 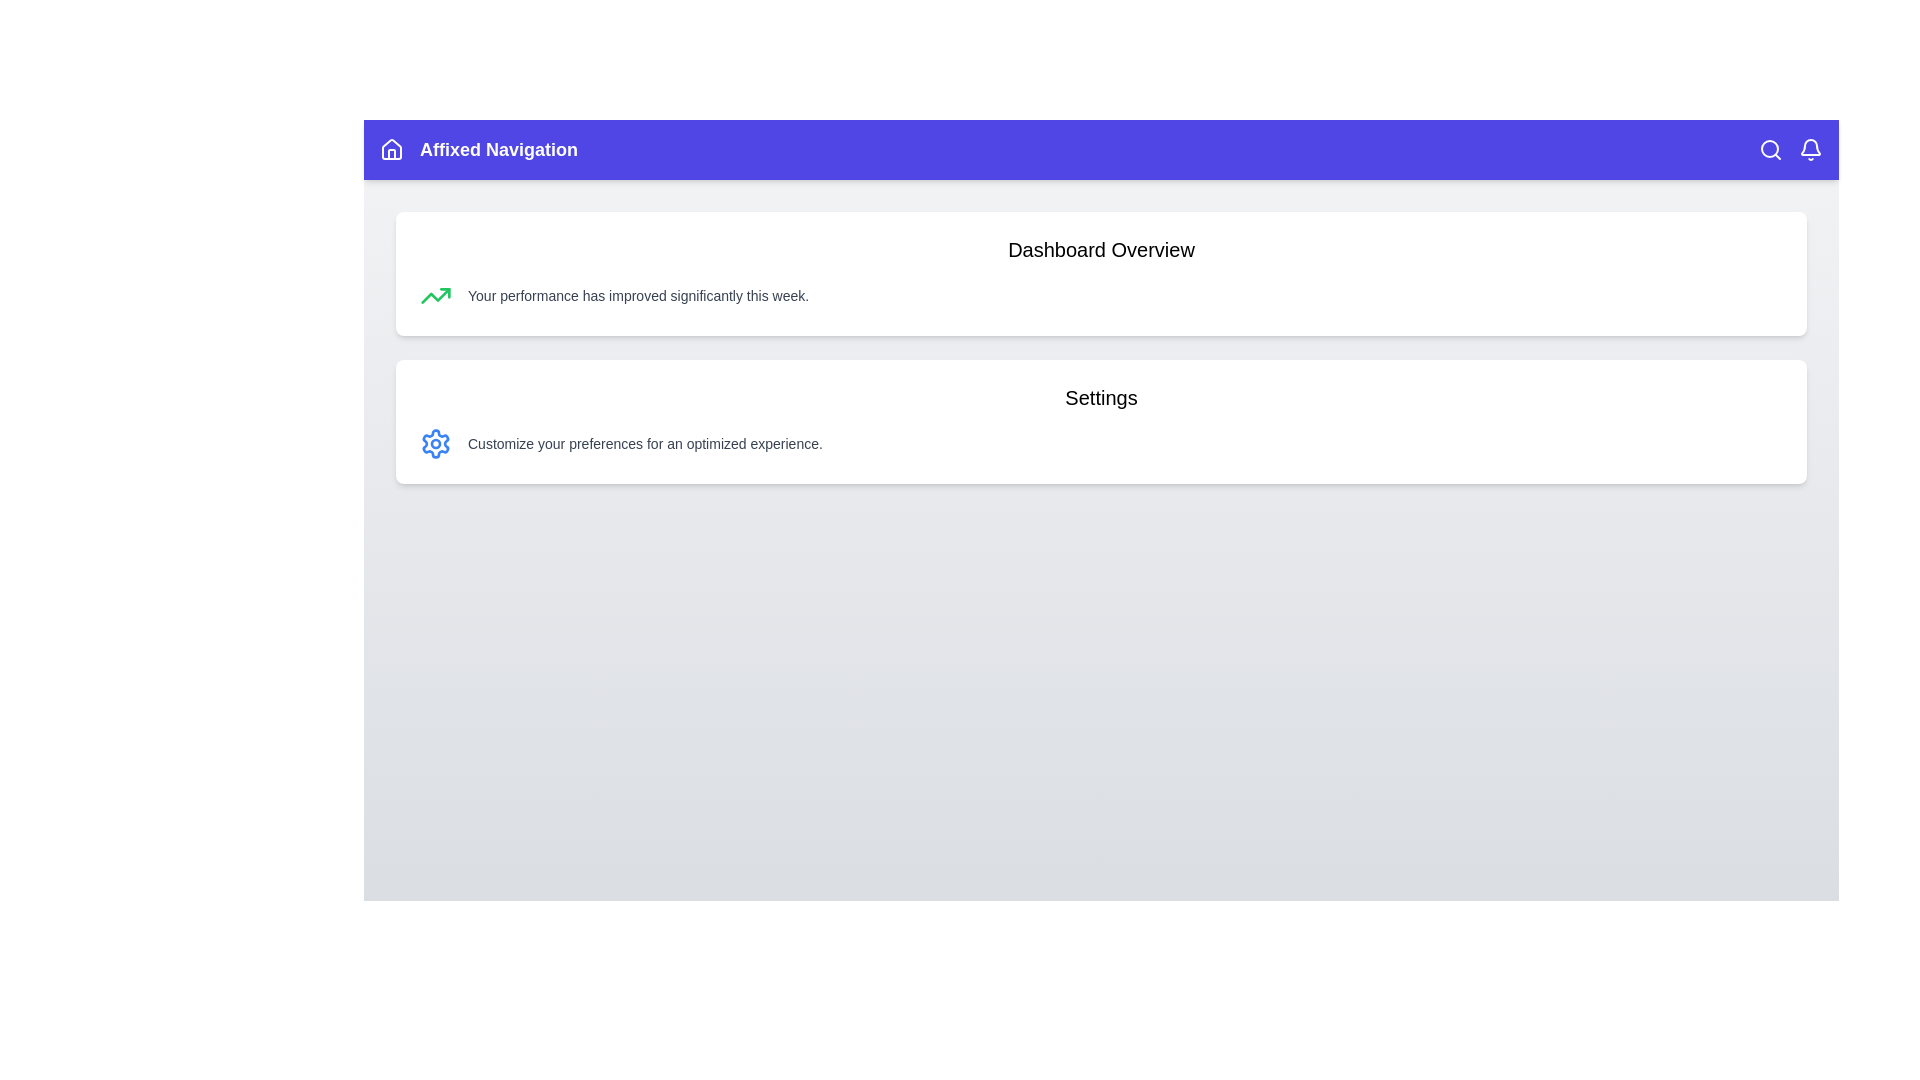 What do you see at coordinates (435, 296) in the screenshot?
I see `the green upward arrow icon situated to the left of the descriptive text in the upper section of the page, which indicates positive growth or improvement` at bounding box center [435, 296].